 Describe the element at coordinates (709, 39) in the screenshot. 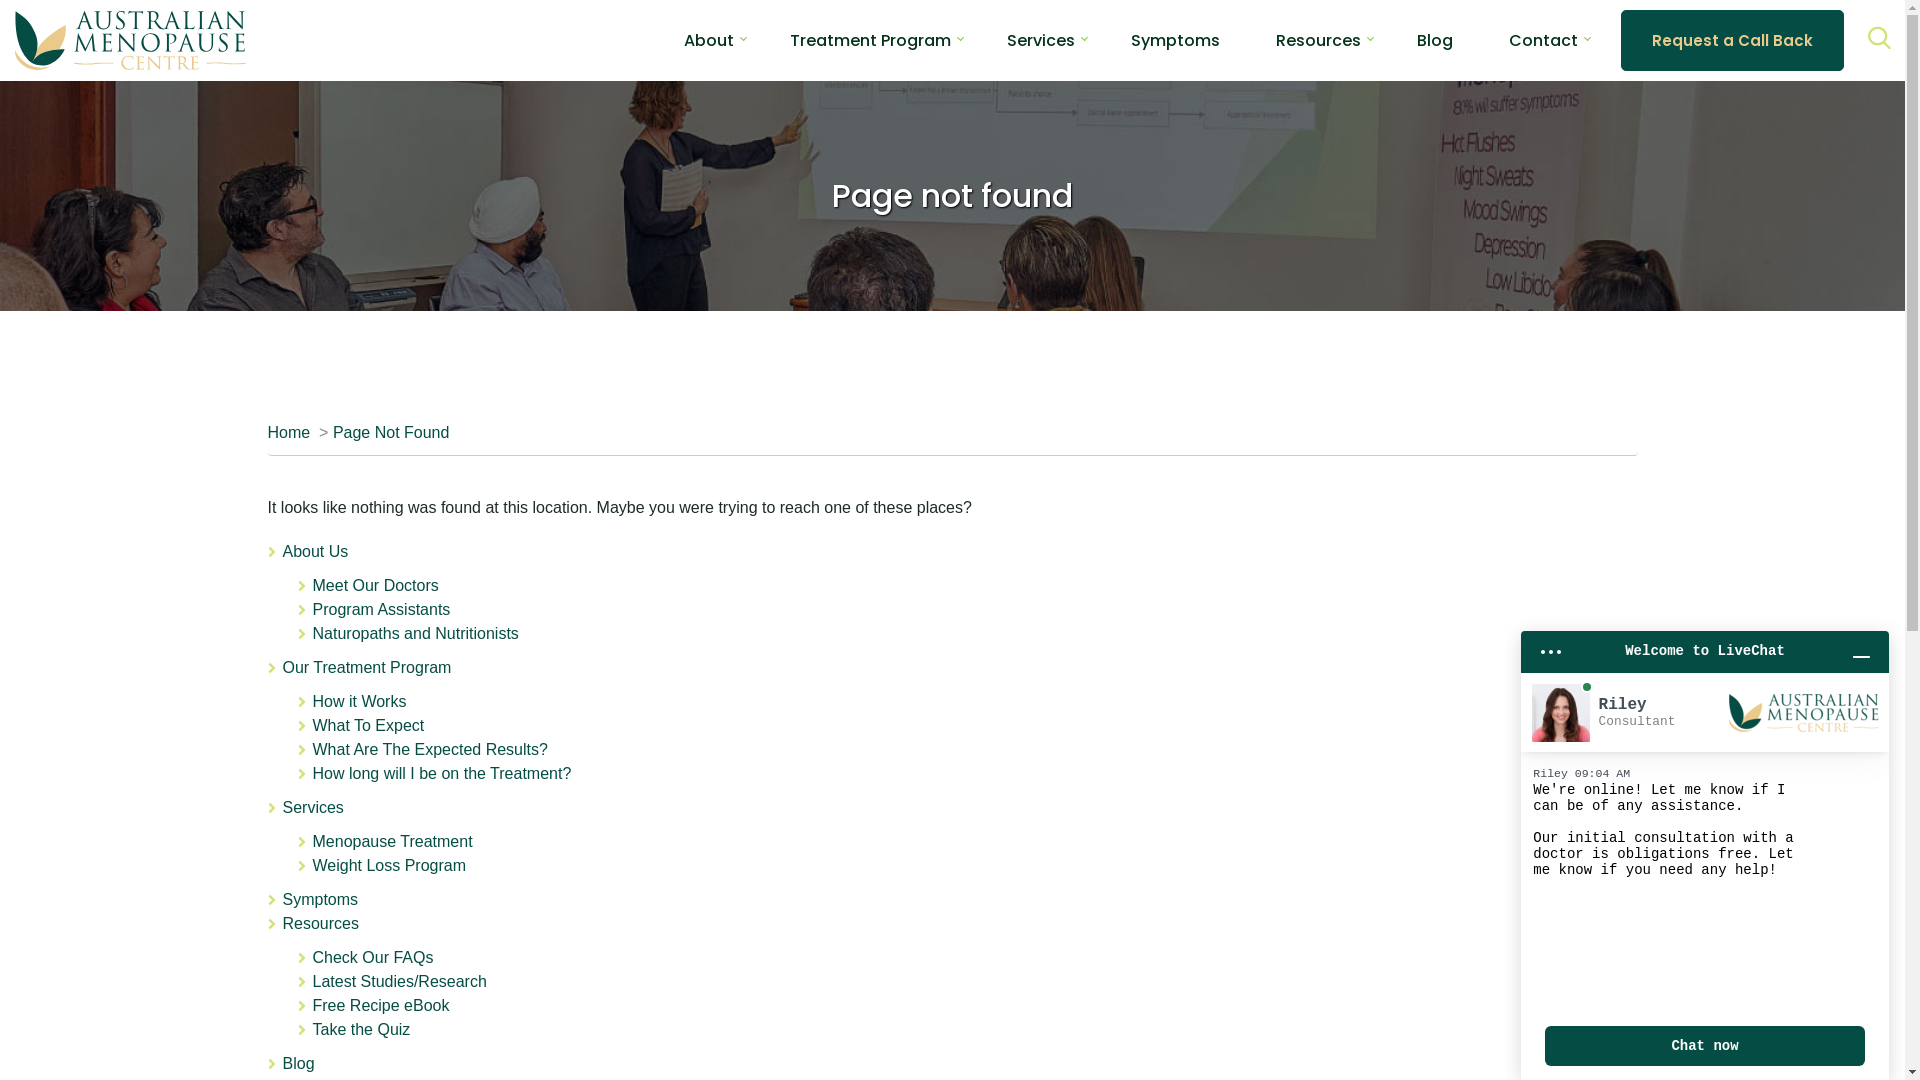

I see `'About'` at that location.